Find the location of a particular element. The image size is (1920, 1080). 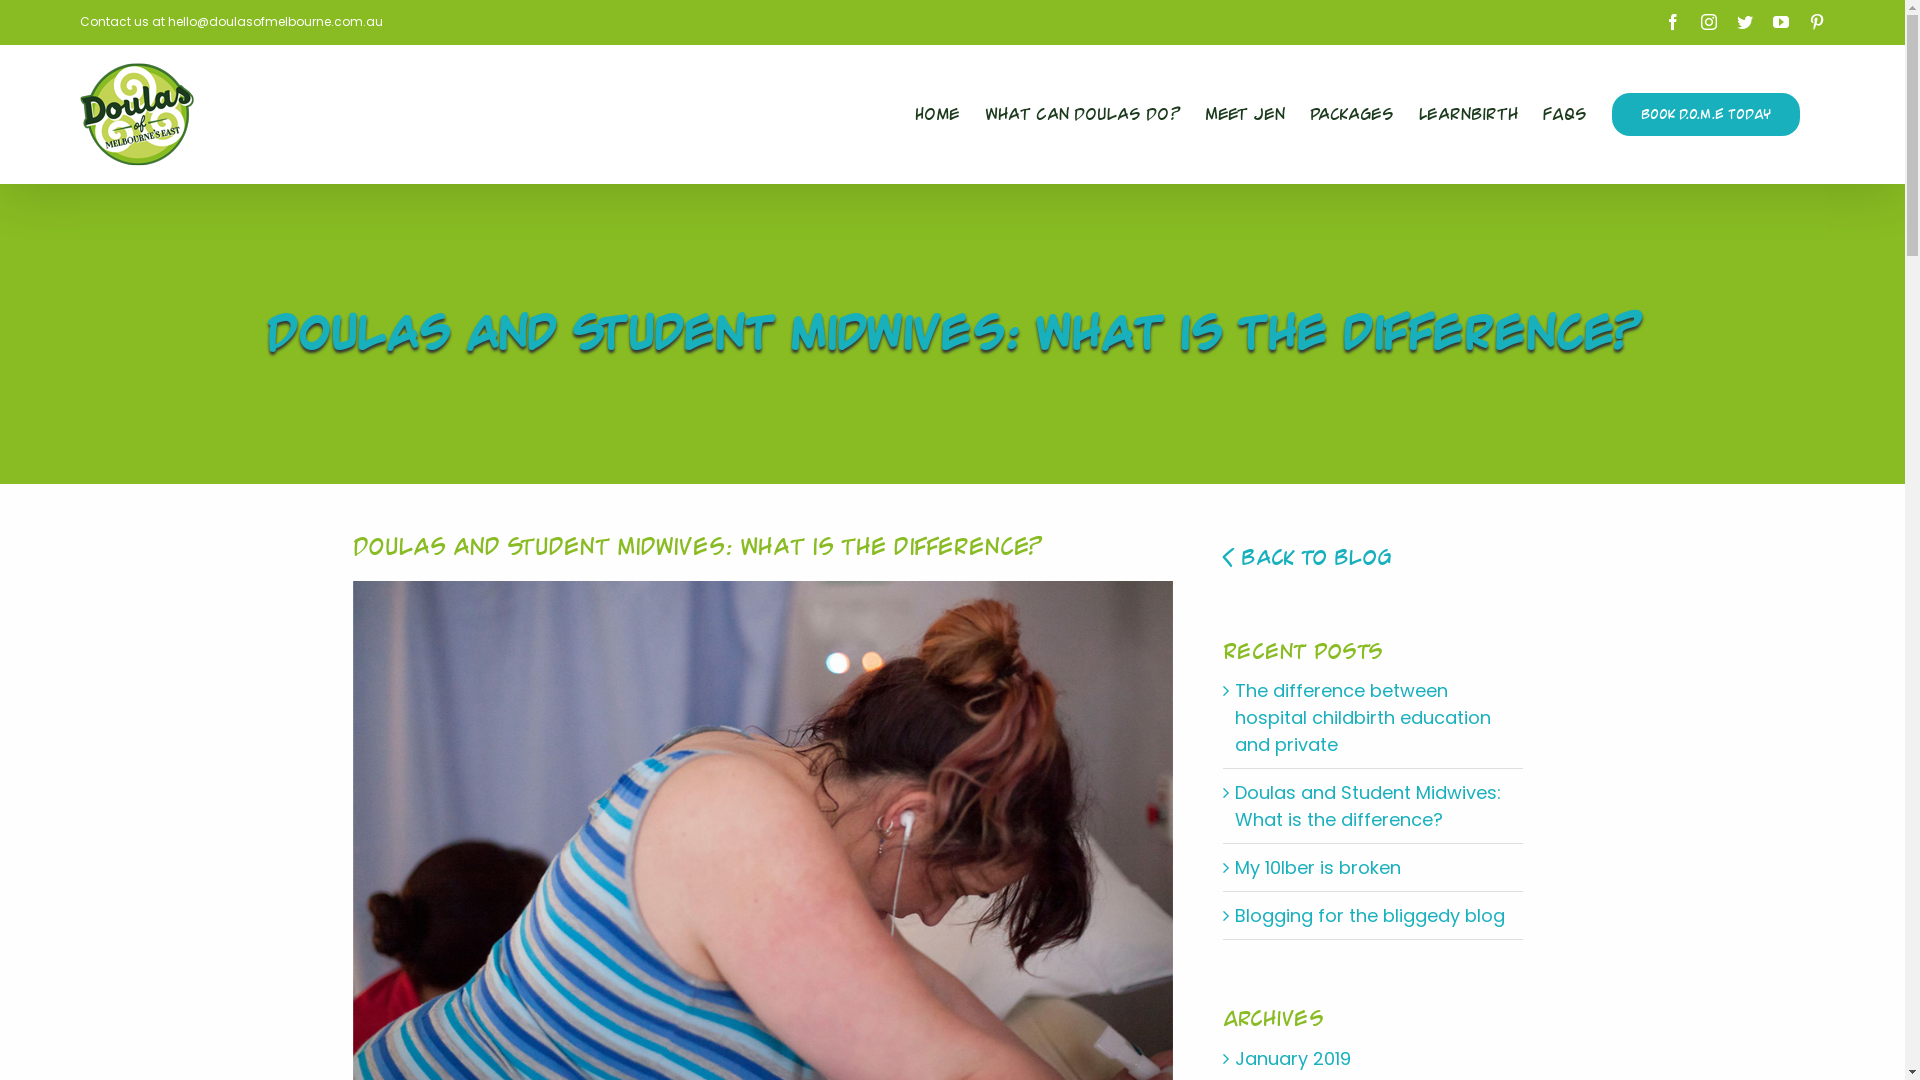

'Facebook' is located at coordinates (1673, 22).